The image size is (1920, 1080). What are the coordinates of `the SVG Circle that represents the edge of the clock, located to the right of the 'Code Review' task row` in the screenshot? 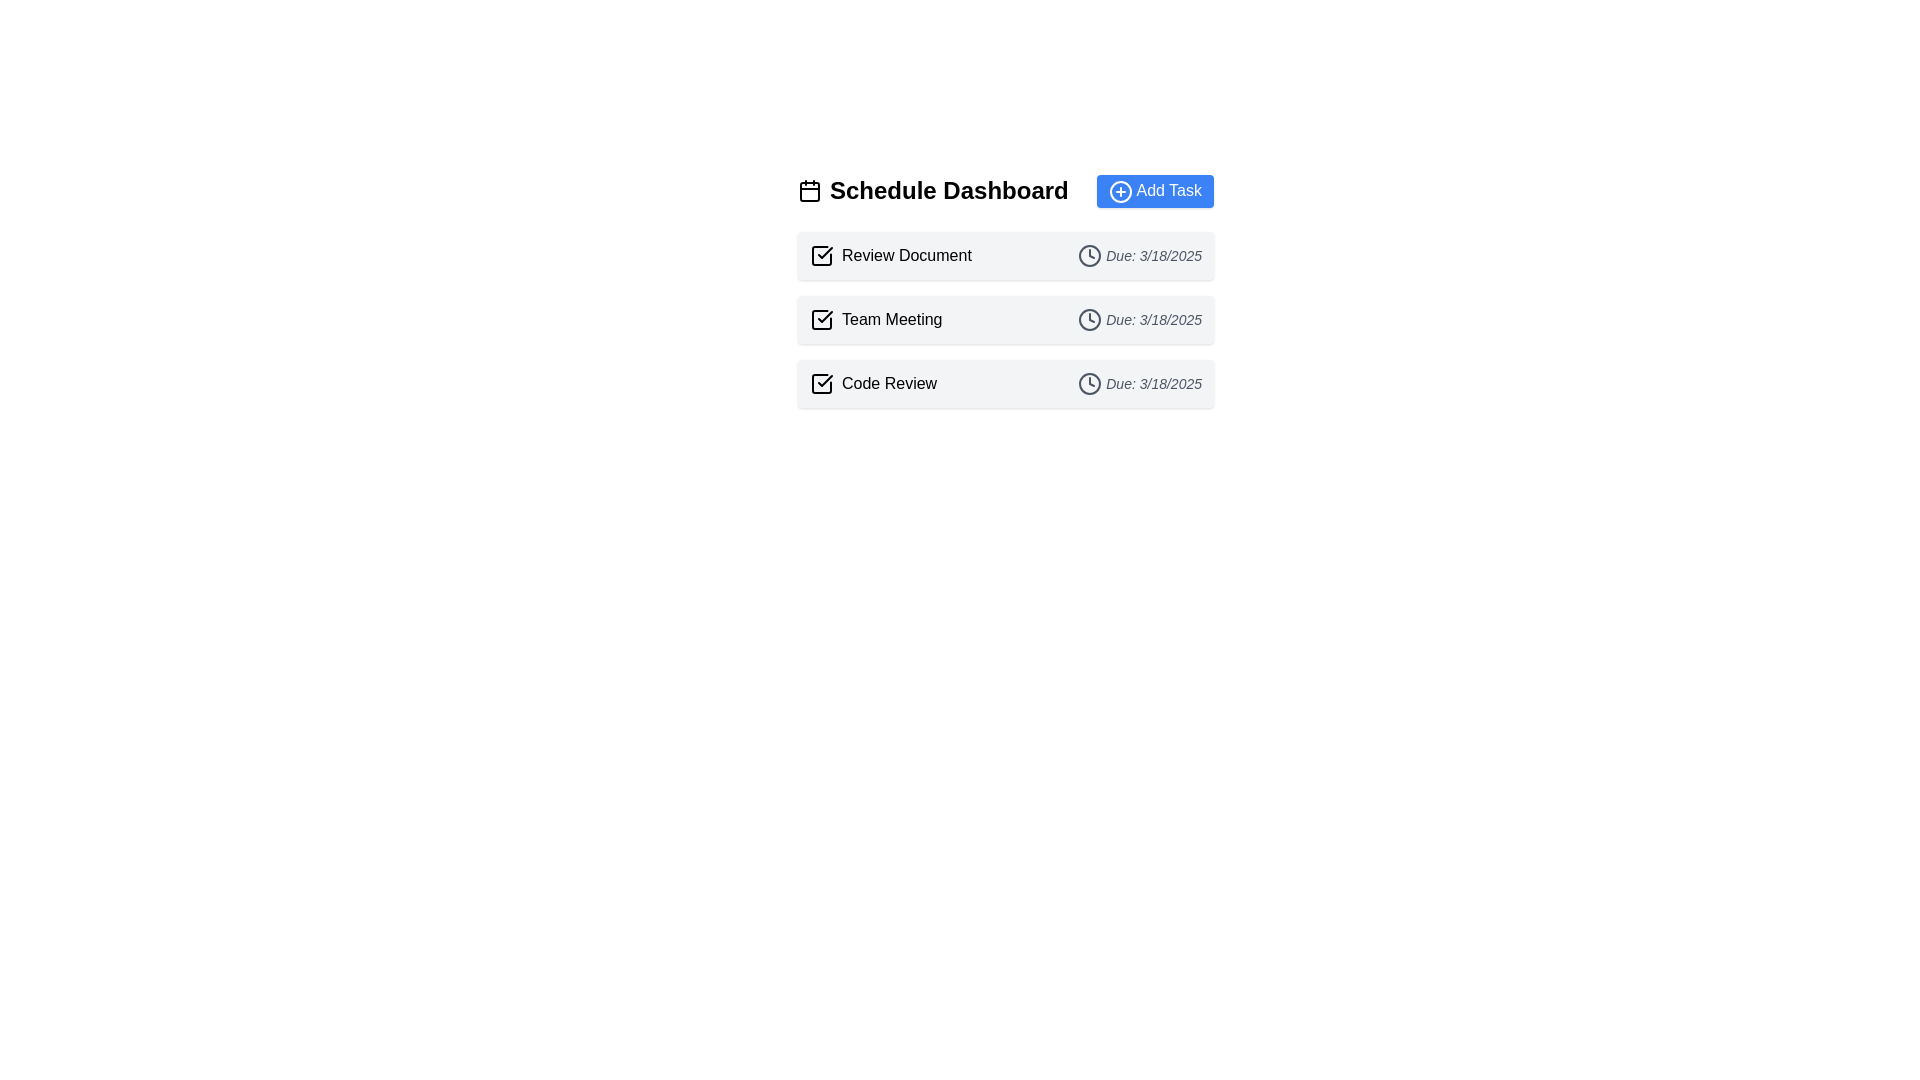 It's located at (1089, 383).